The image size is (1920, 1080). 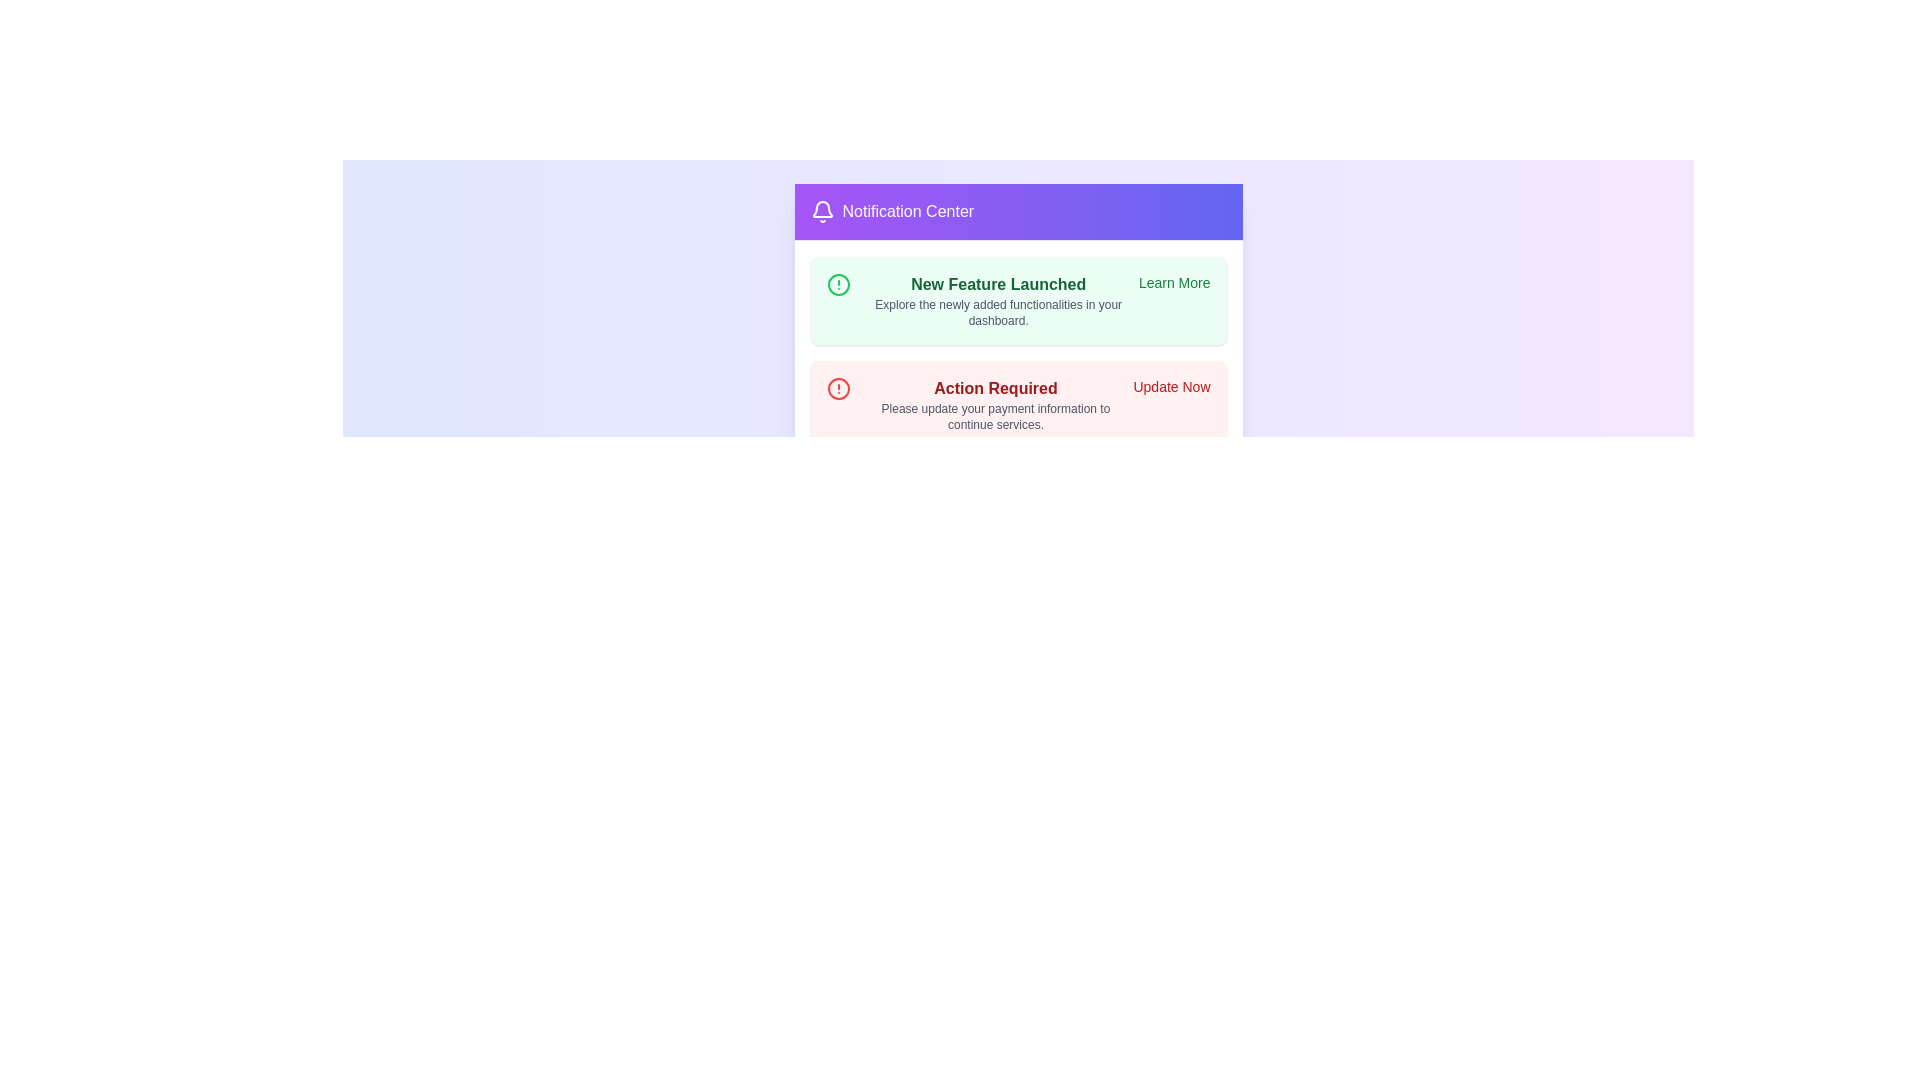 What do you see at coordinates (822, 209) in the screenshot?
I see `the notification icon located in the top-left corner of the notification header area within the 'Notification Center' banner` at bounding box center [822, 209].